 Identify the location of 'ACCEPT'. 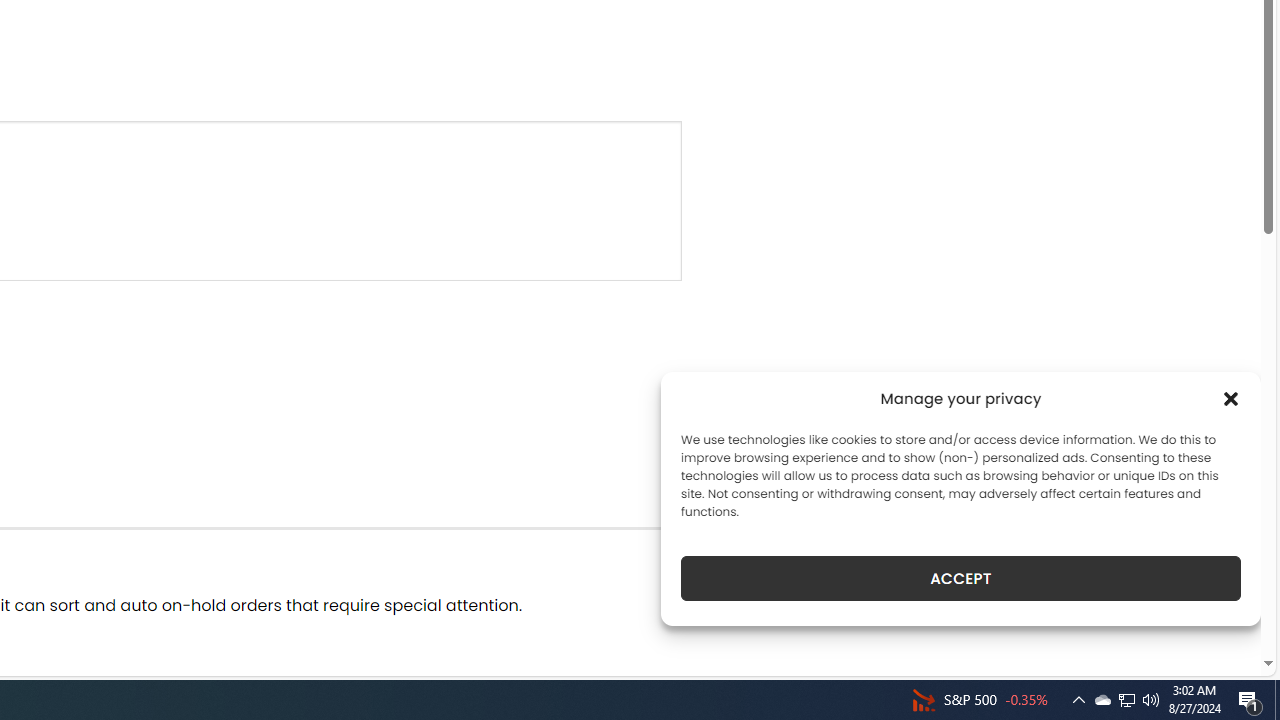
(961, 578).